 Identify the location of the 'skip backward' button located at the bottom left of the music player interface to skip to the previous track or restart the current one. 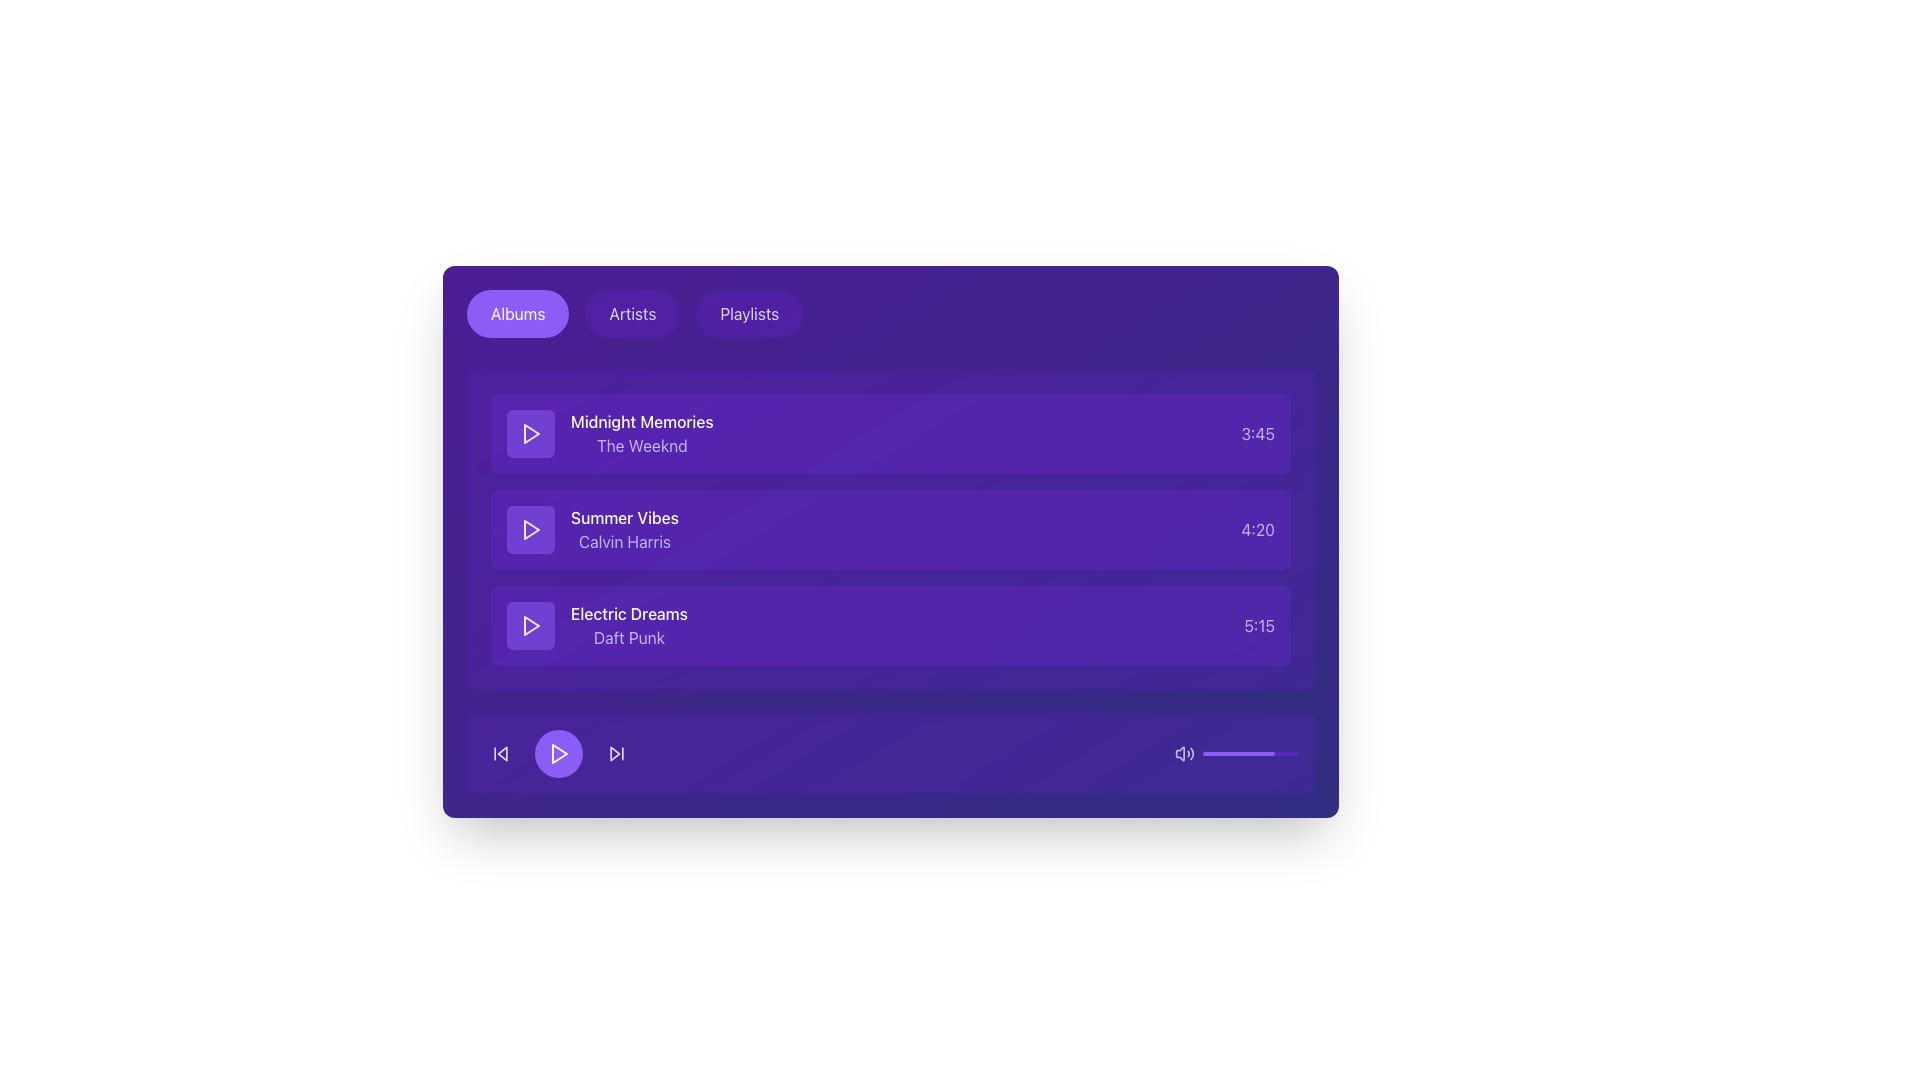
(500, 753).